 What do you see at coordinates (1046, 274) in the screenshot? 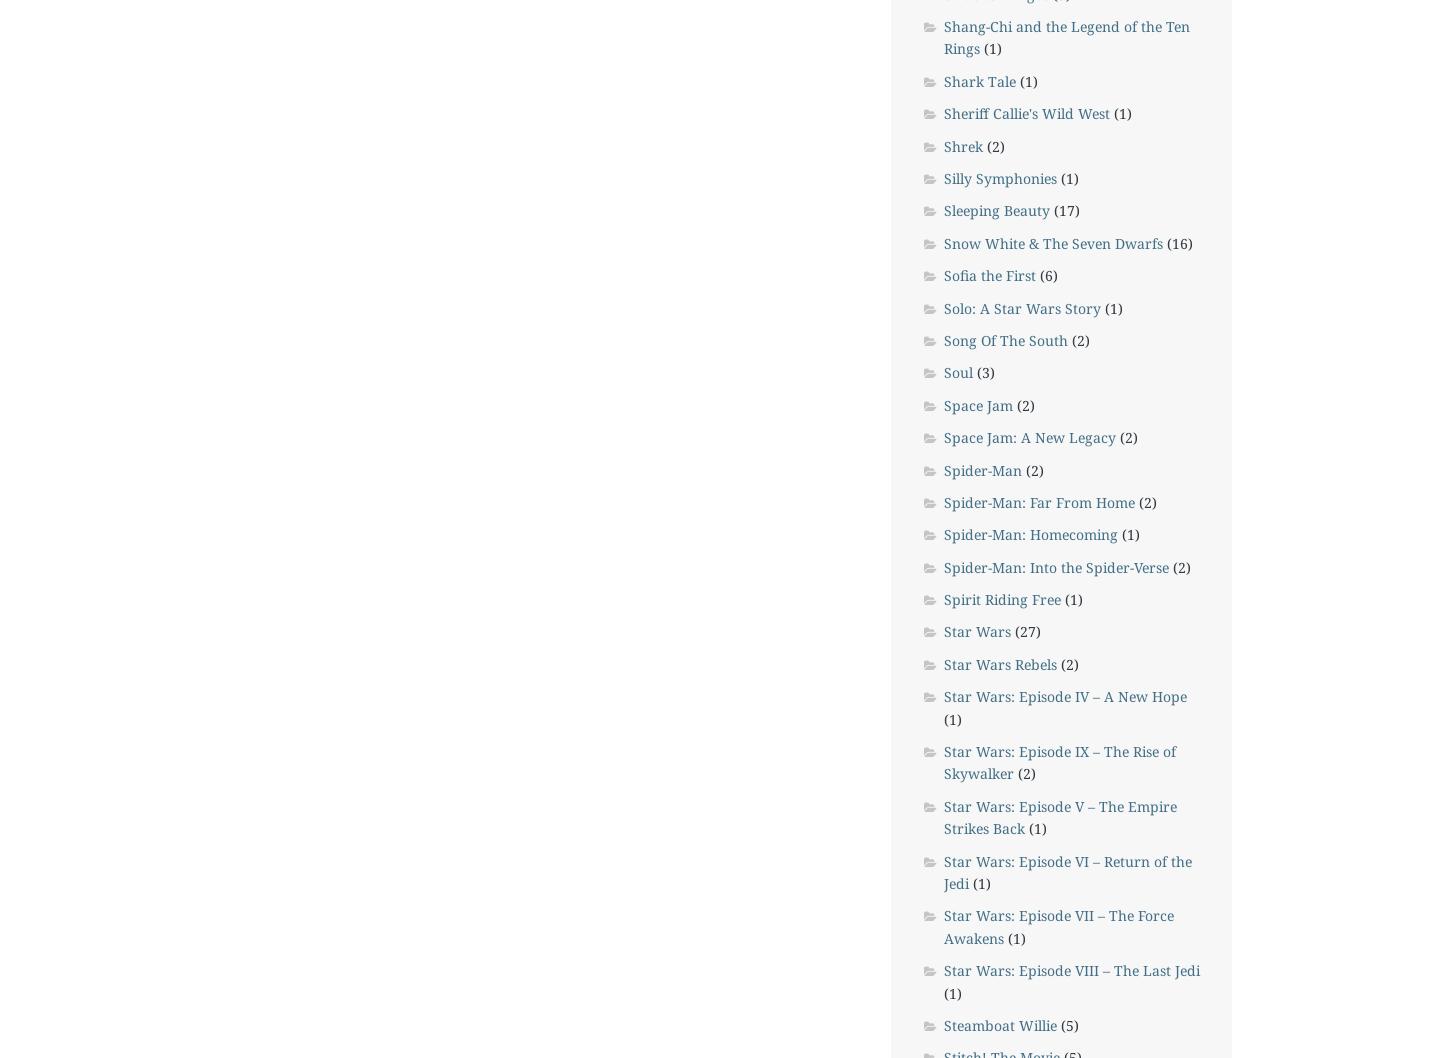
I see `'(6)'` at bounding box center [1046, 274].